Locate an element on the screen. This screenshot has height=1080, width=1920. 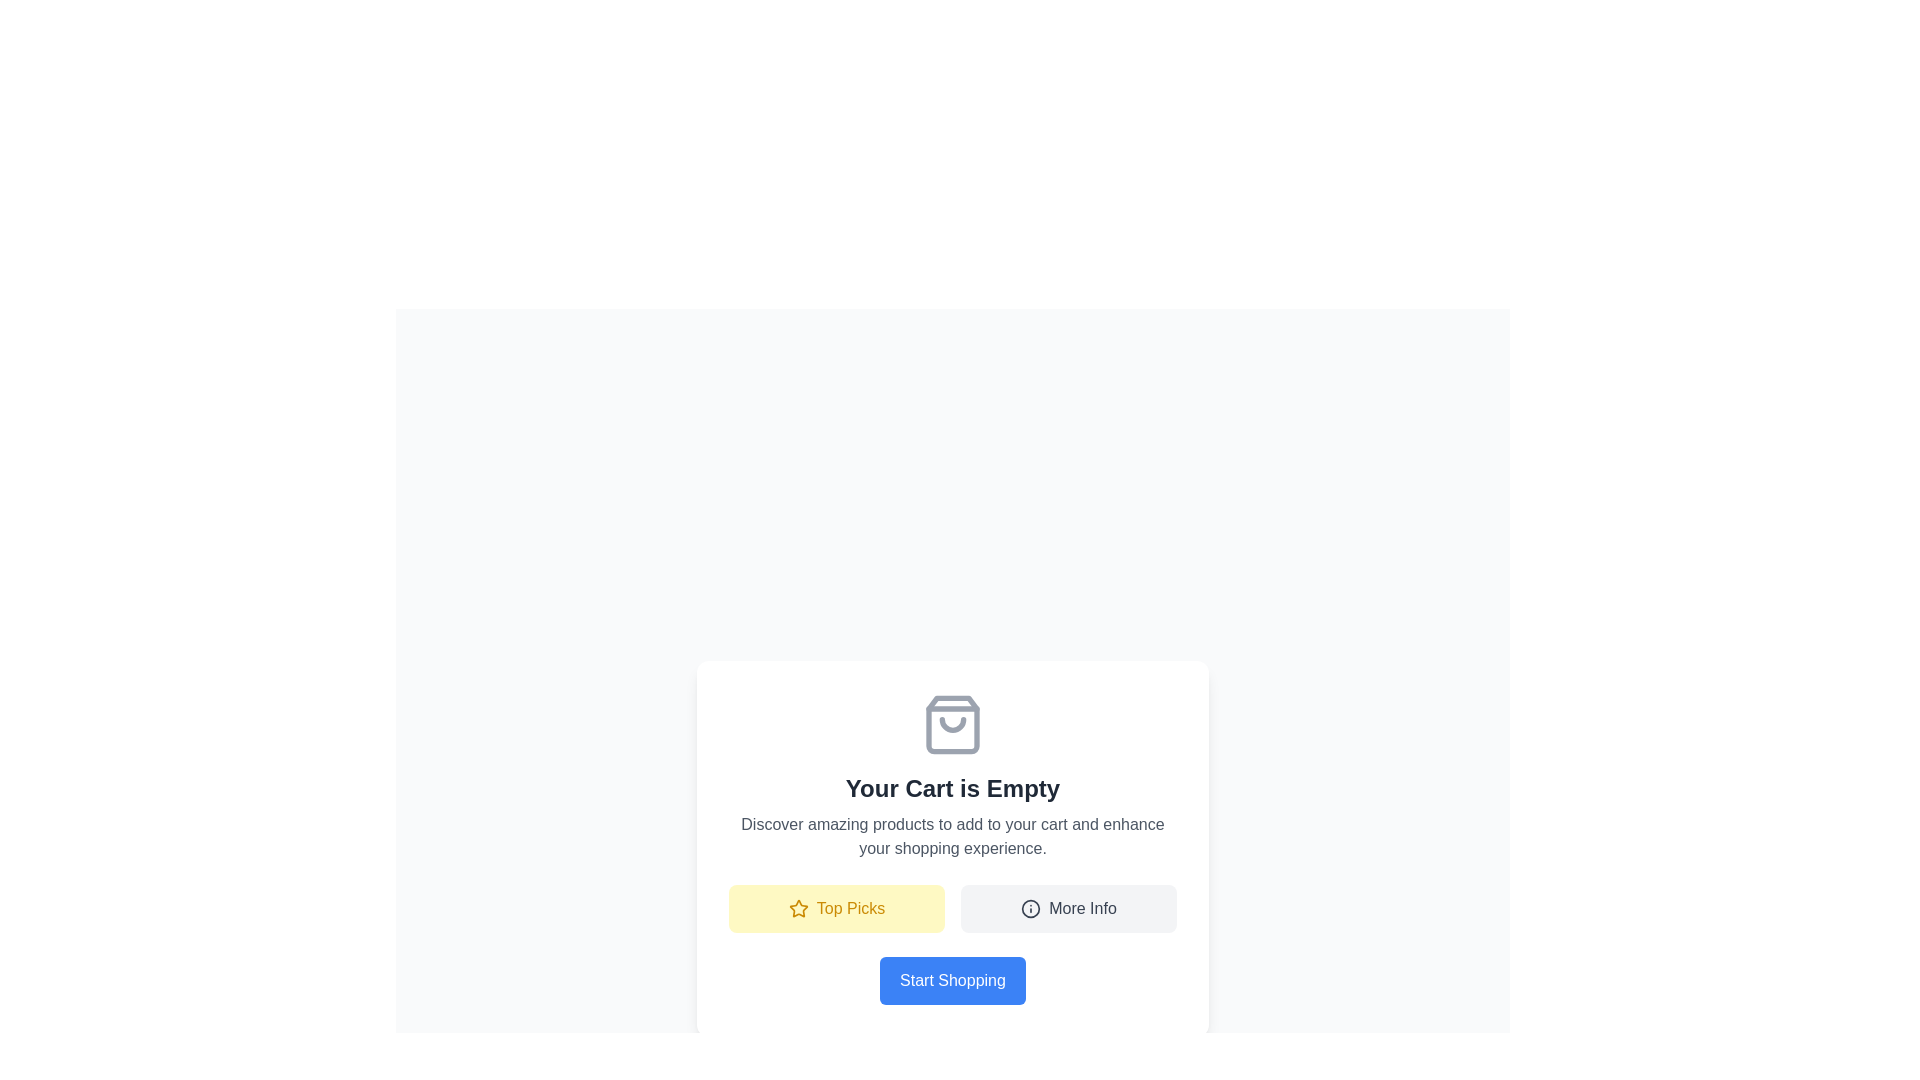
the button located at the bottom center of the white card interface to initiate the Start Shopping action is located at coordinates (951, 979).